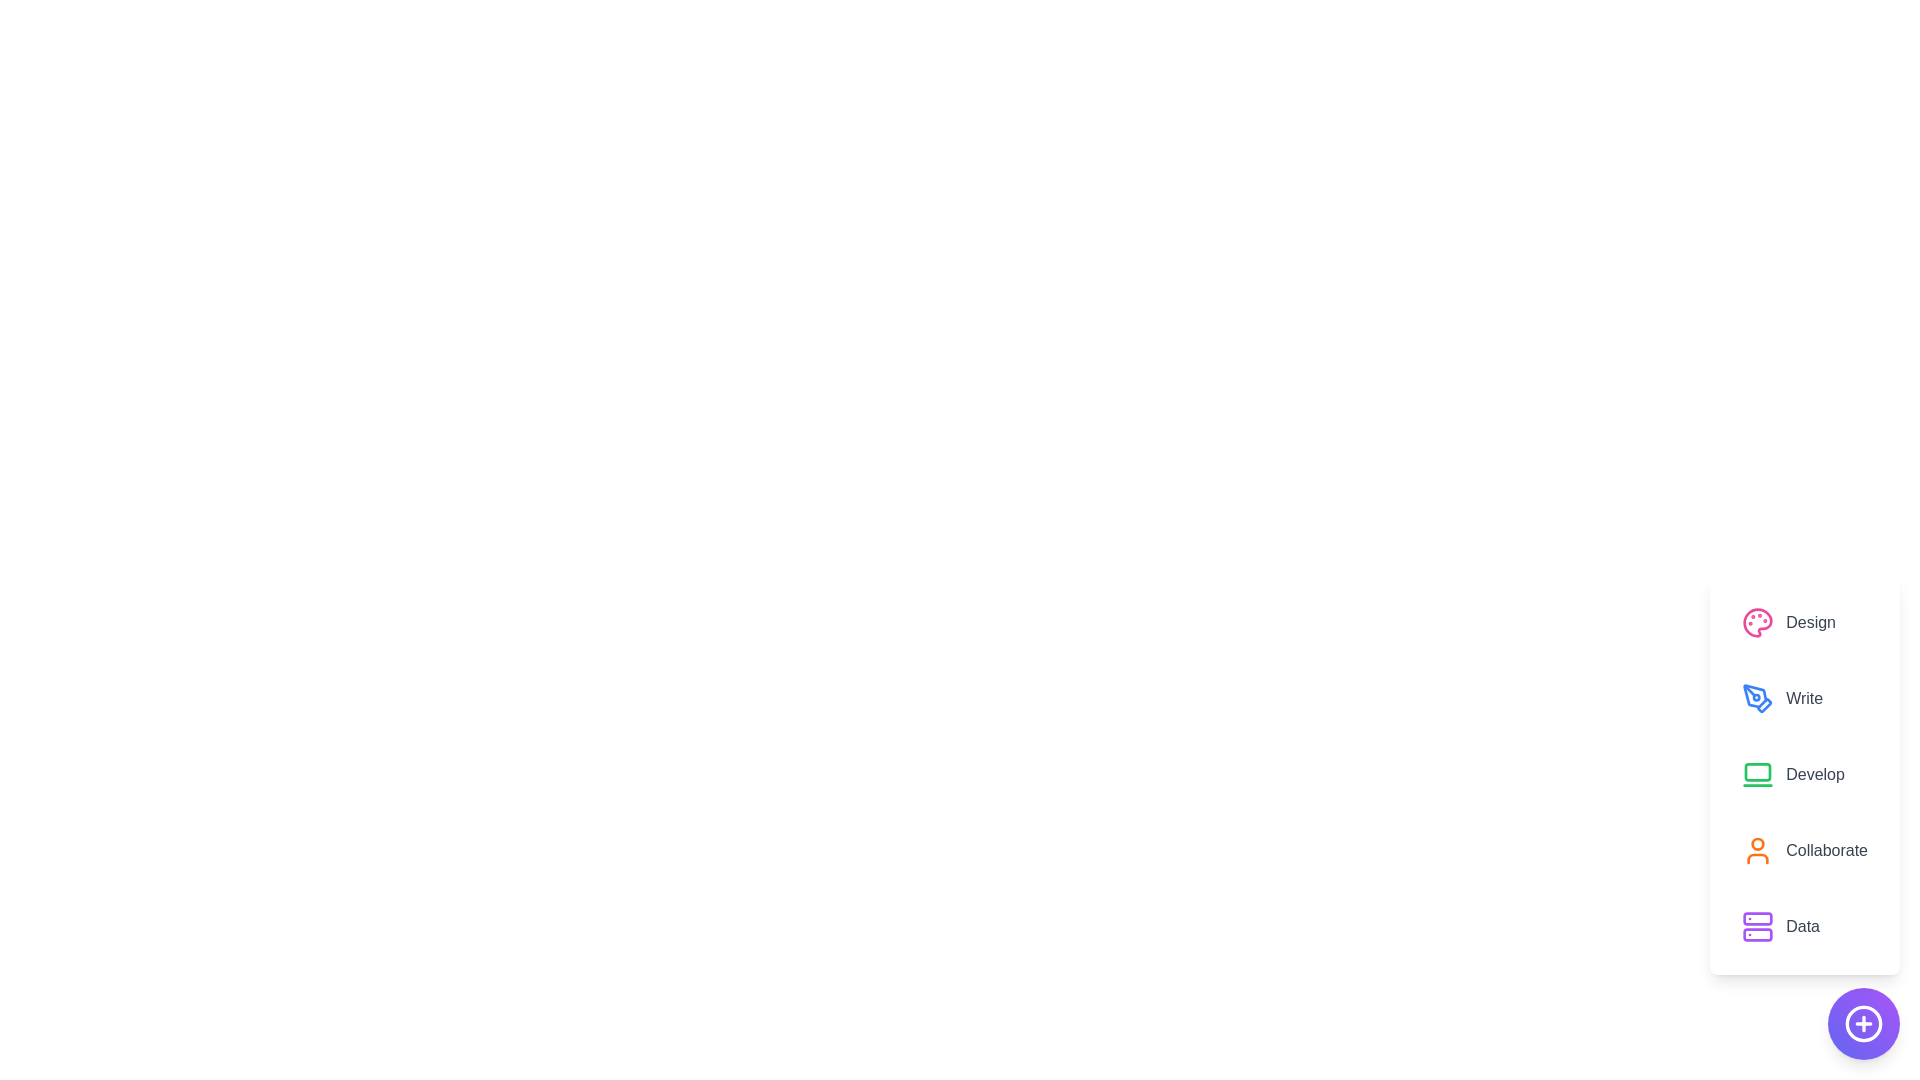  I want to click on the icon corresponding to Develop to view additional details, so click(1756, 774).